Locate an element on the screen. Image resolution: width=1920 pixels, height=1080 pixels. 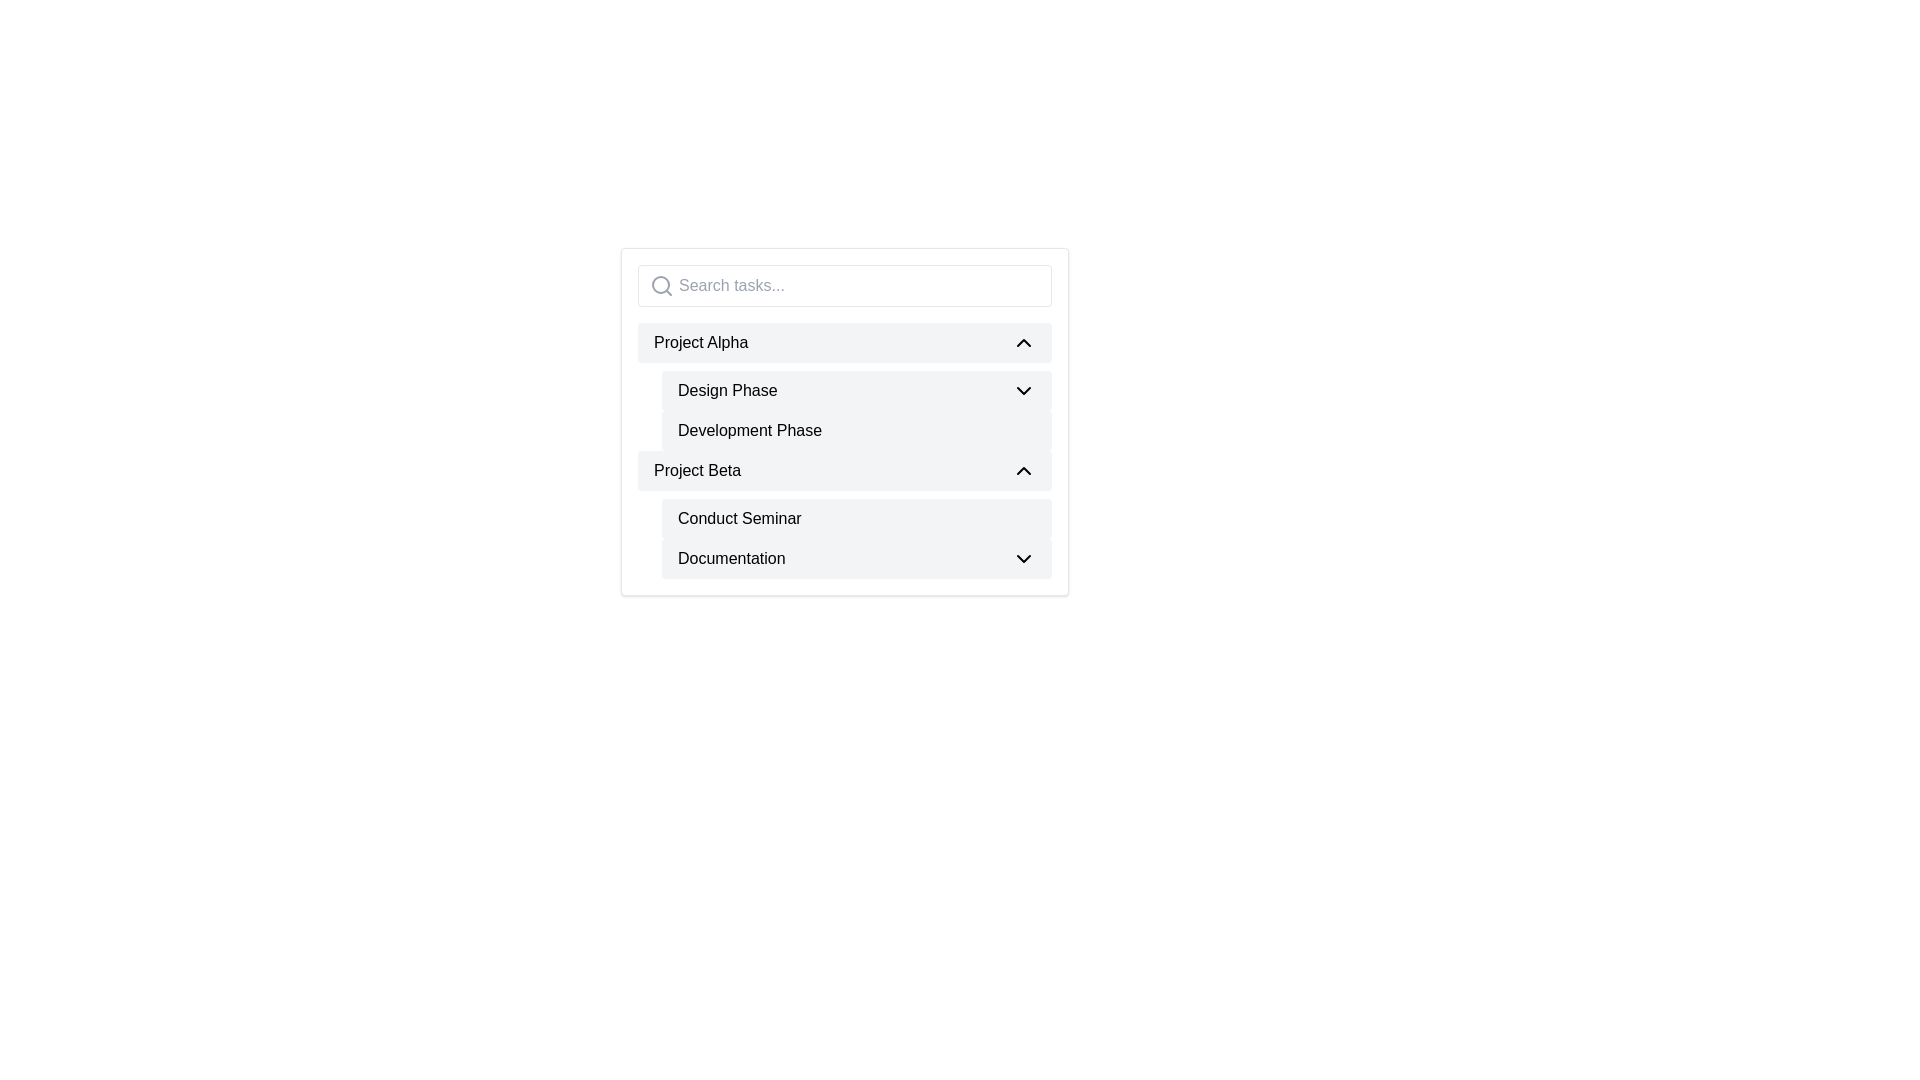
the chevron icon located to the right of the 'Project Alpha' text in the vertical list layout, which is positioned at the top of the list is located at coordinates (1023, 342).